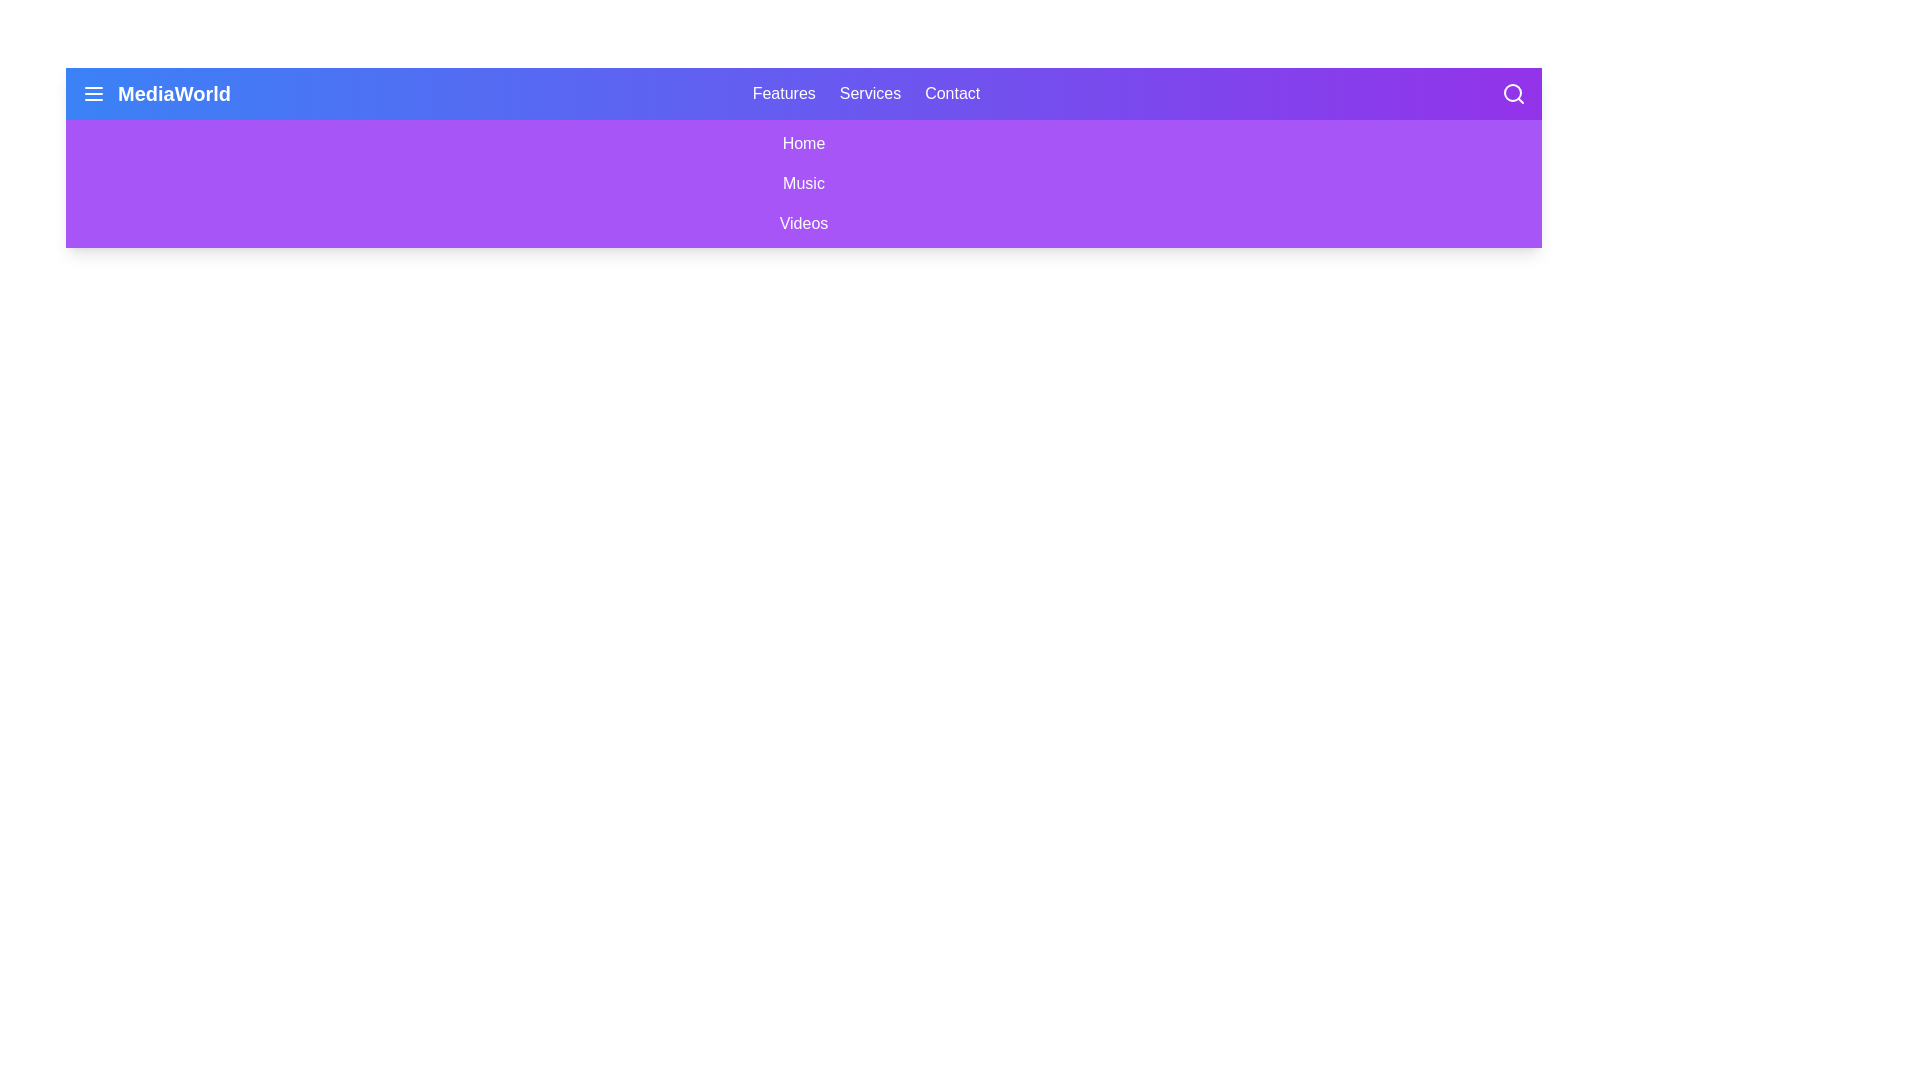  What do you see at coordinates (174, 93) in the screenshot?
I see `the text label displaying 'MediaWorld' in bold with a blue background, located in the navigation bar near the upper-left corner` at bounding box center [174, 93].